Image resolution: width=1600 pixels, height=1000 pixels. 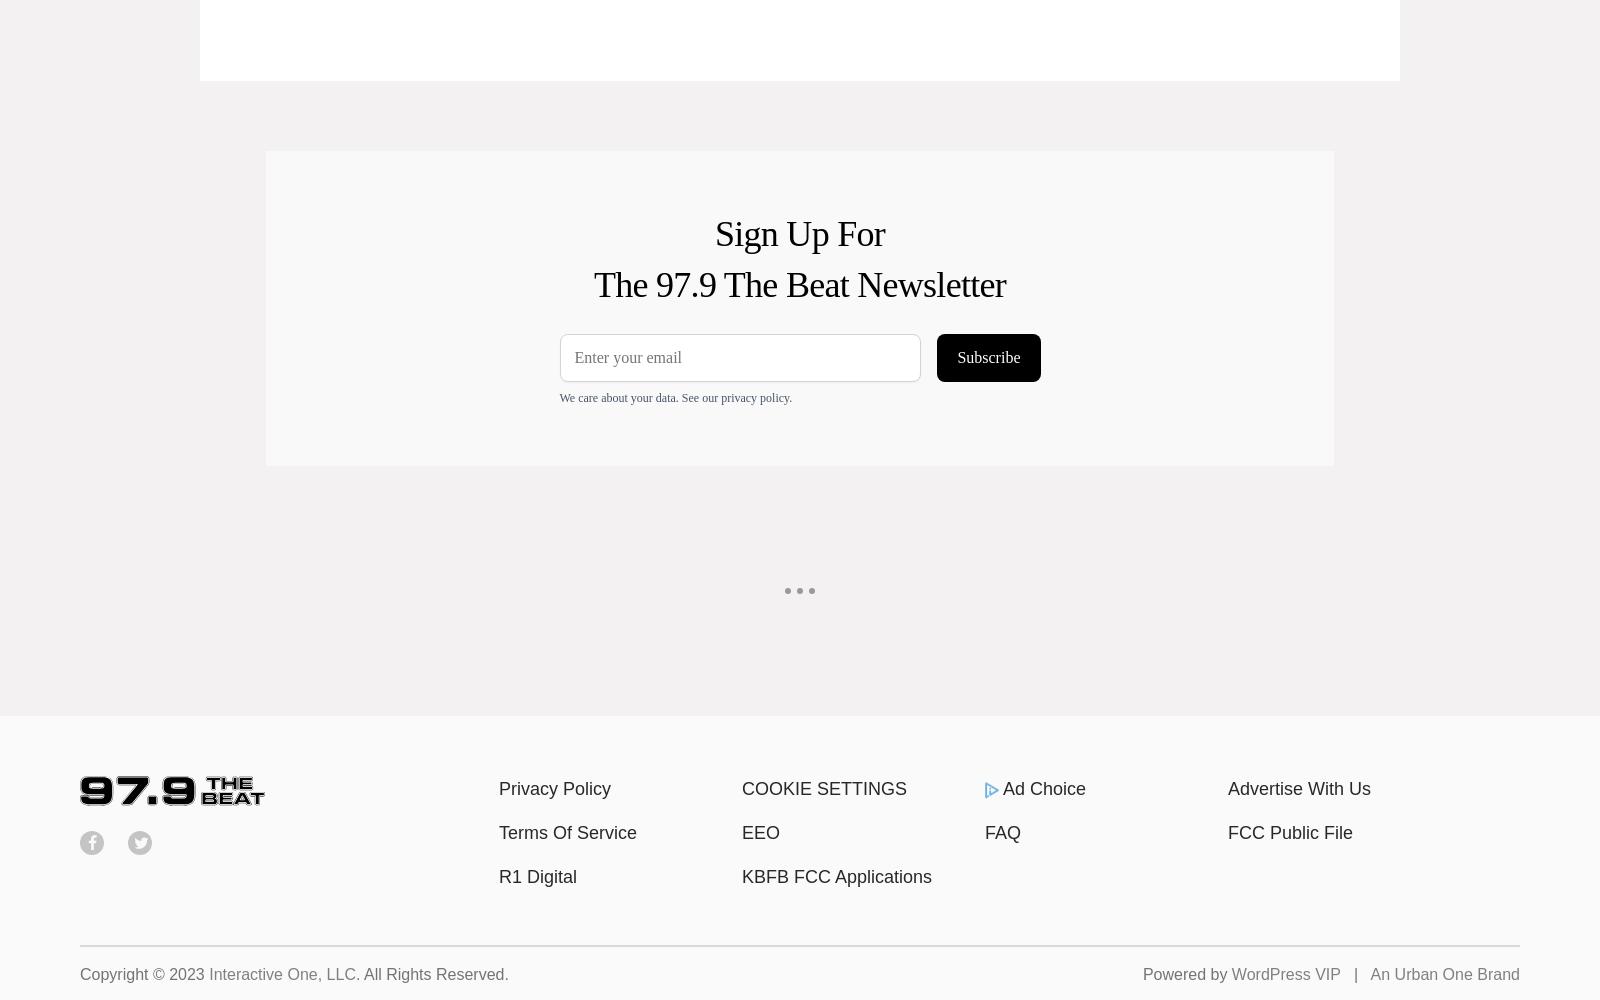 What do you see at coordinates (799, 284) in the screenshot?
I see `'The 97.9 The Beat Newsletter'` at bounding box center [799, 284].